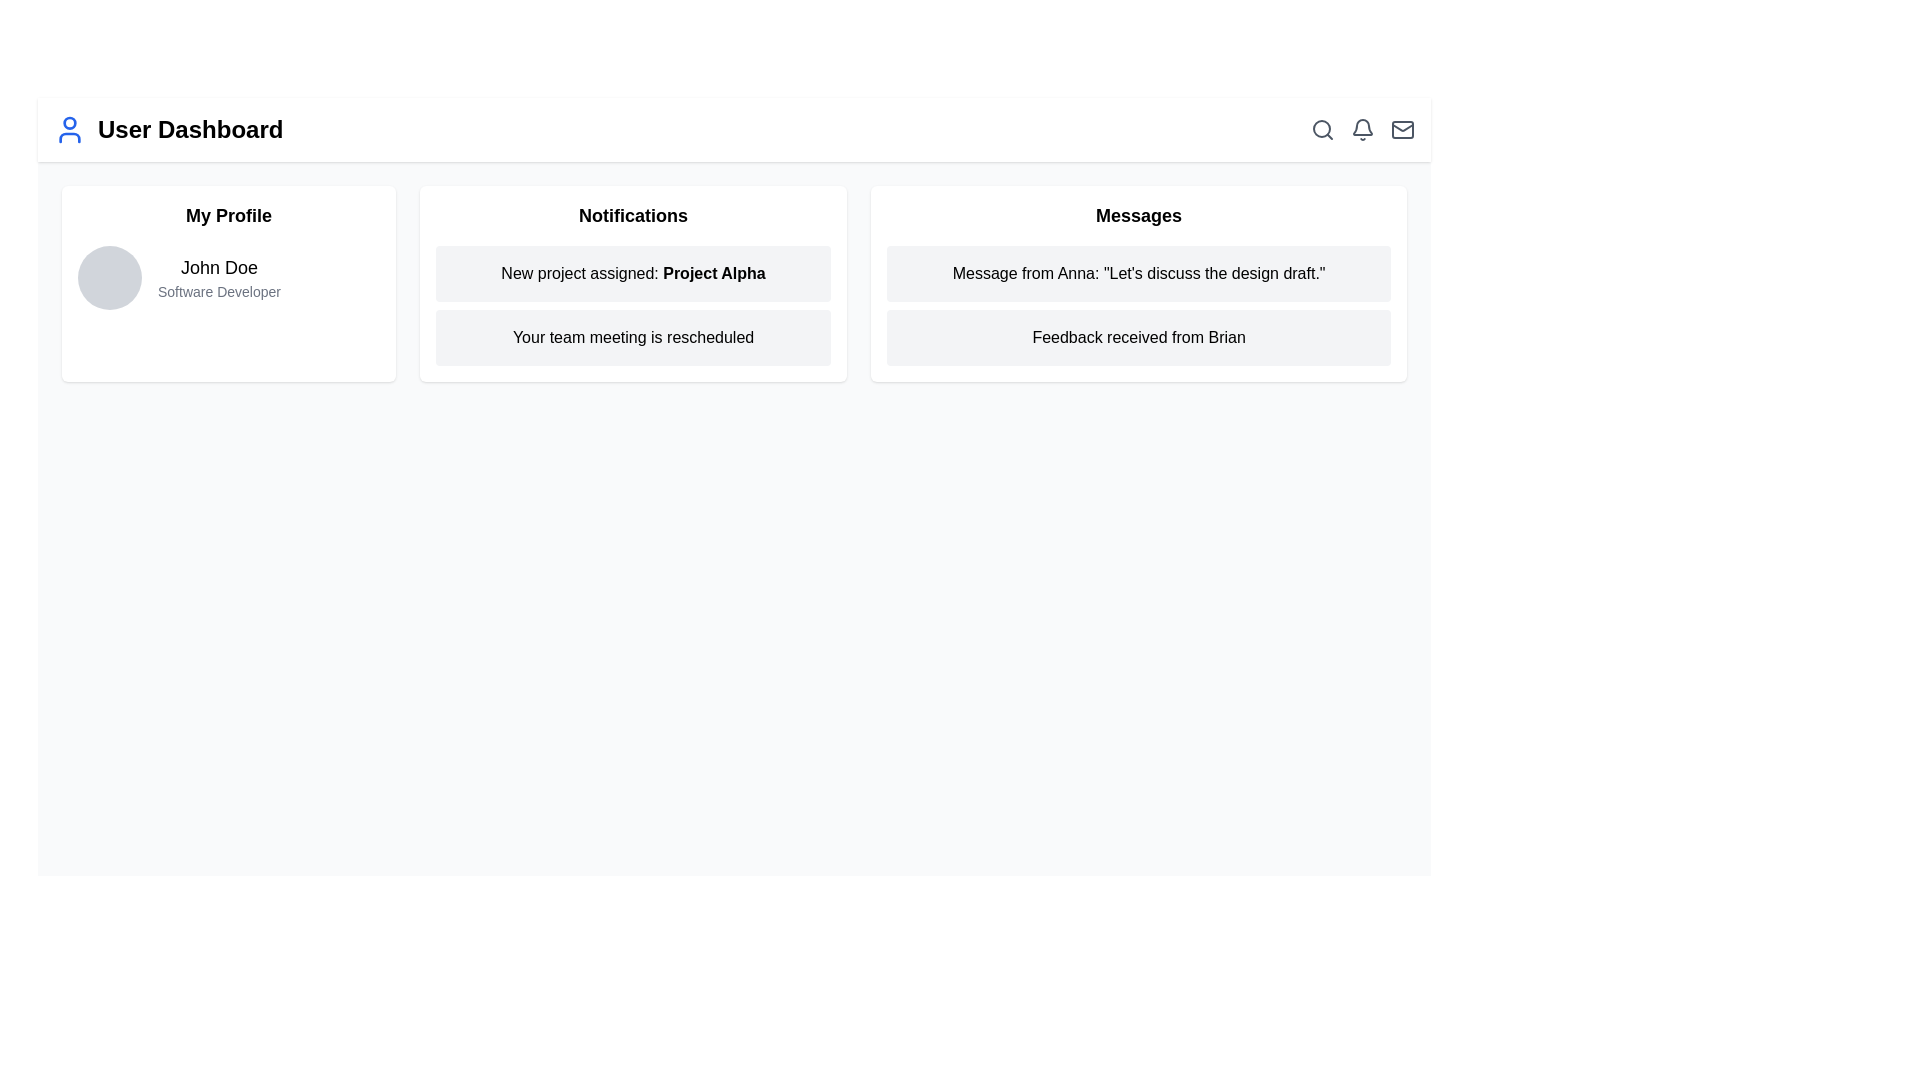 The width and height of the screenshot is (1920, 1080). I want to click on the bell notification icon, which is the second icon from the left in a group of three icons on the right side of the header, so click(1362, 130).